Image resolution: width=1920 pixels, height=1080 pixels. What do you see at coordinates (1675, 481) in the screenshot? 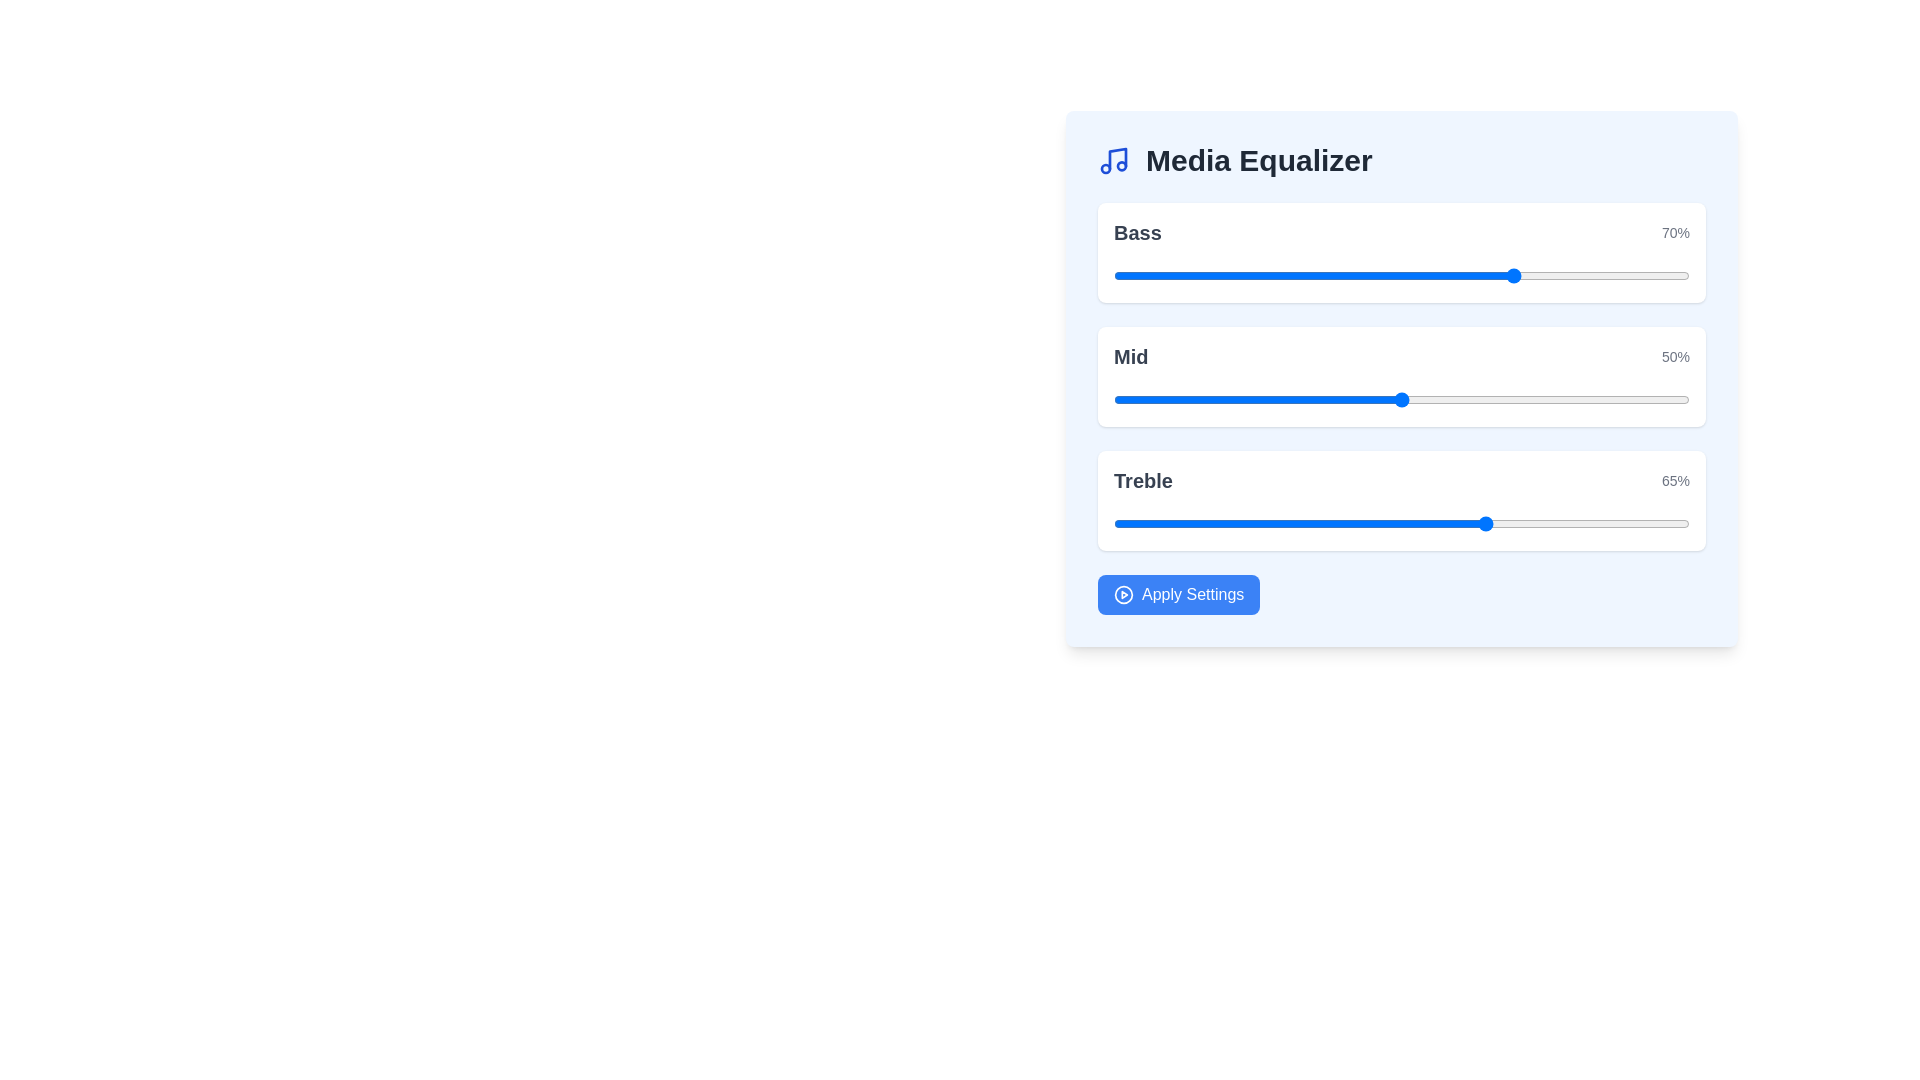
I see `the static text label displaying the value of 65% for the 'Treble' equalizer, which is located to the right of the 'Treble' label in the Media Equalizer section` at bounding box center [1675, 481].